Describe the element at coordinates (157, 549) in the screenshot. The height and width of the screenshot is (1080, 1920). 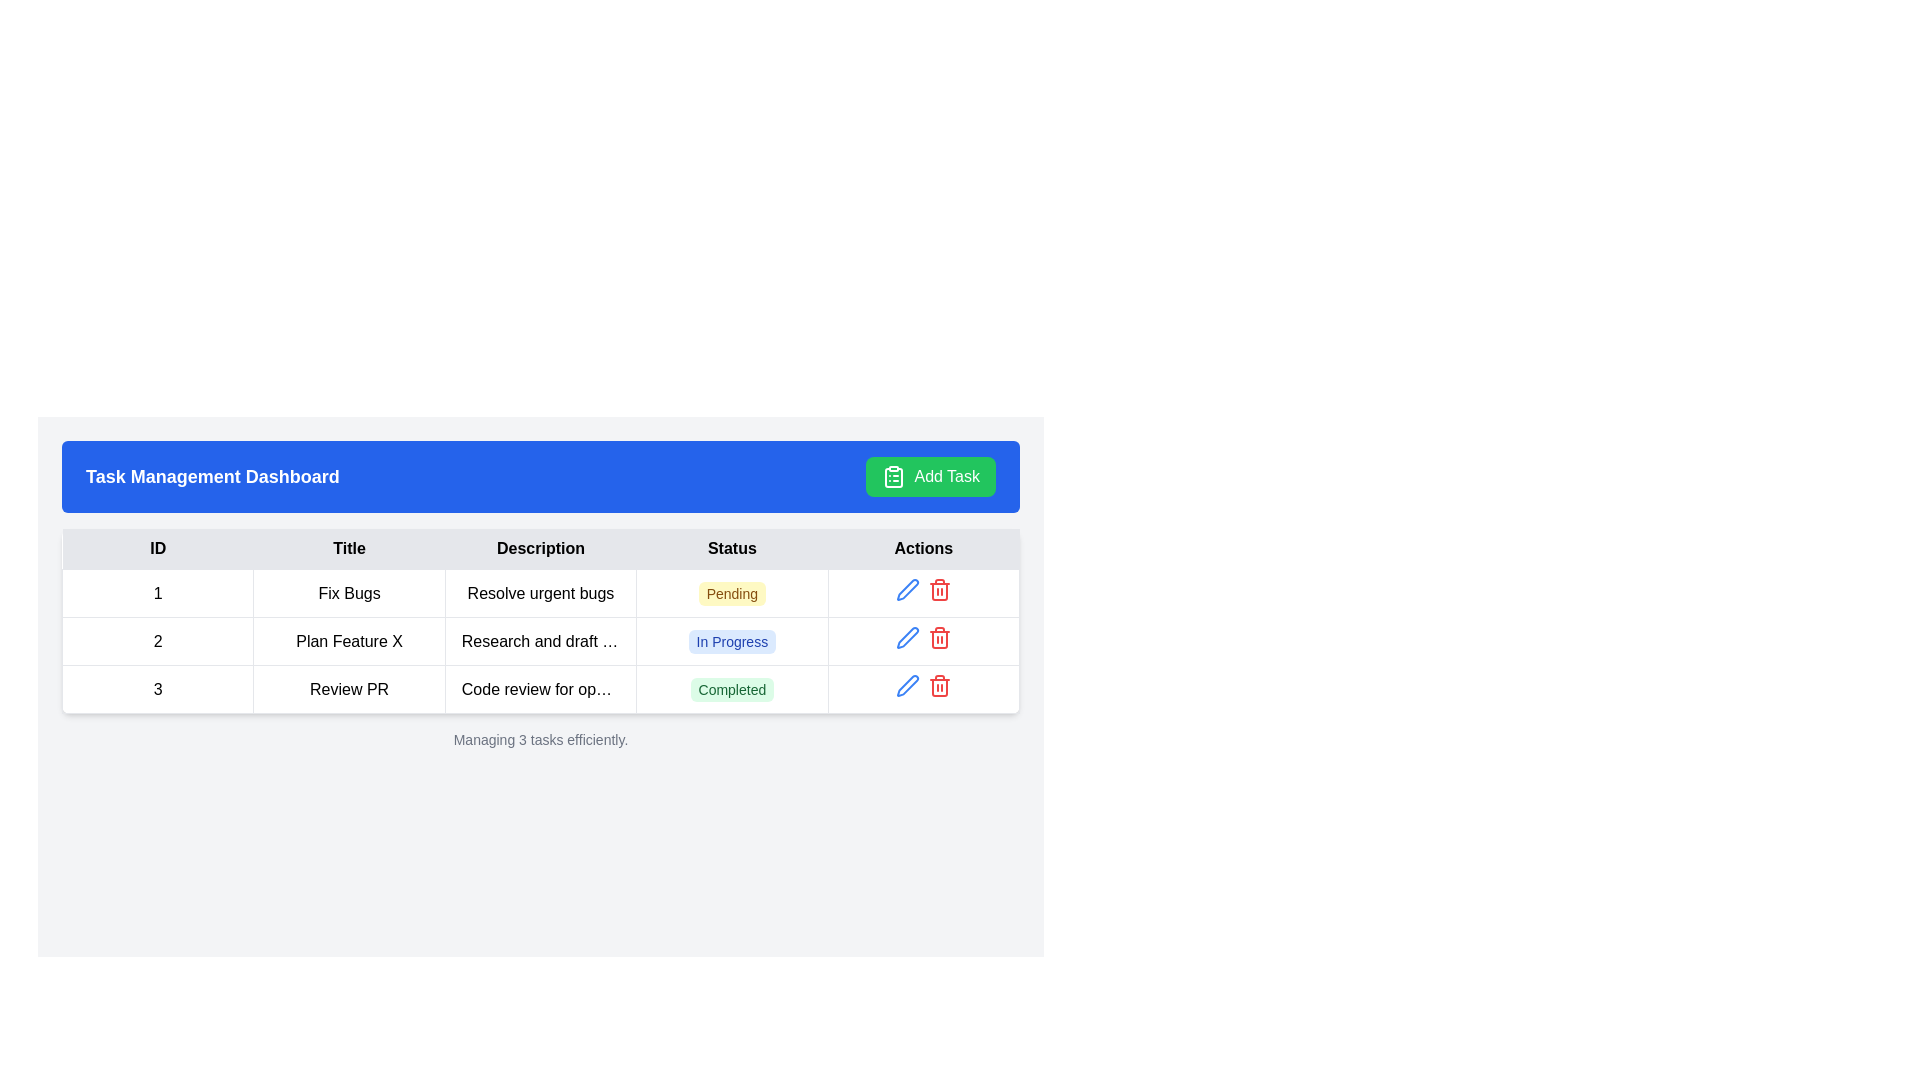
I see `the bold, black text label 'ID' located in the first cell of the header row of the table, which is centered in a light grey cell` at that location.